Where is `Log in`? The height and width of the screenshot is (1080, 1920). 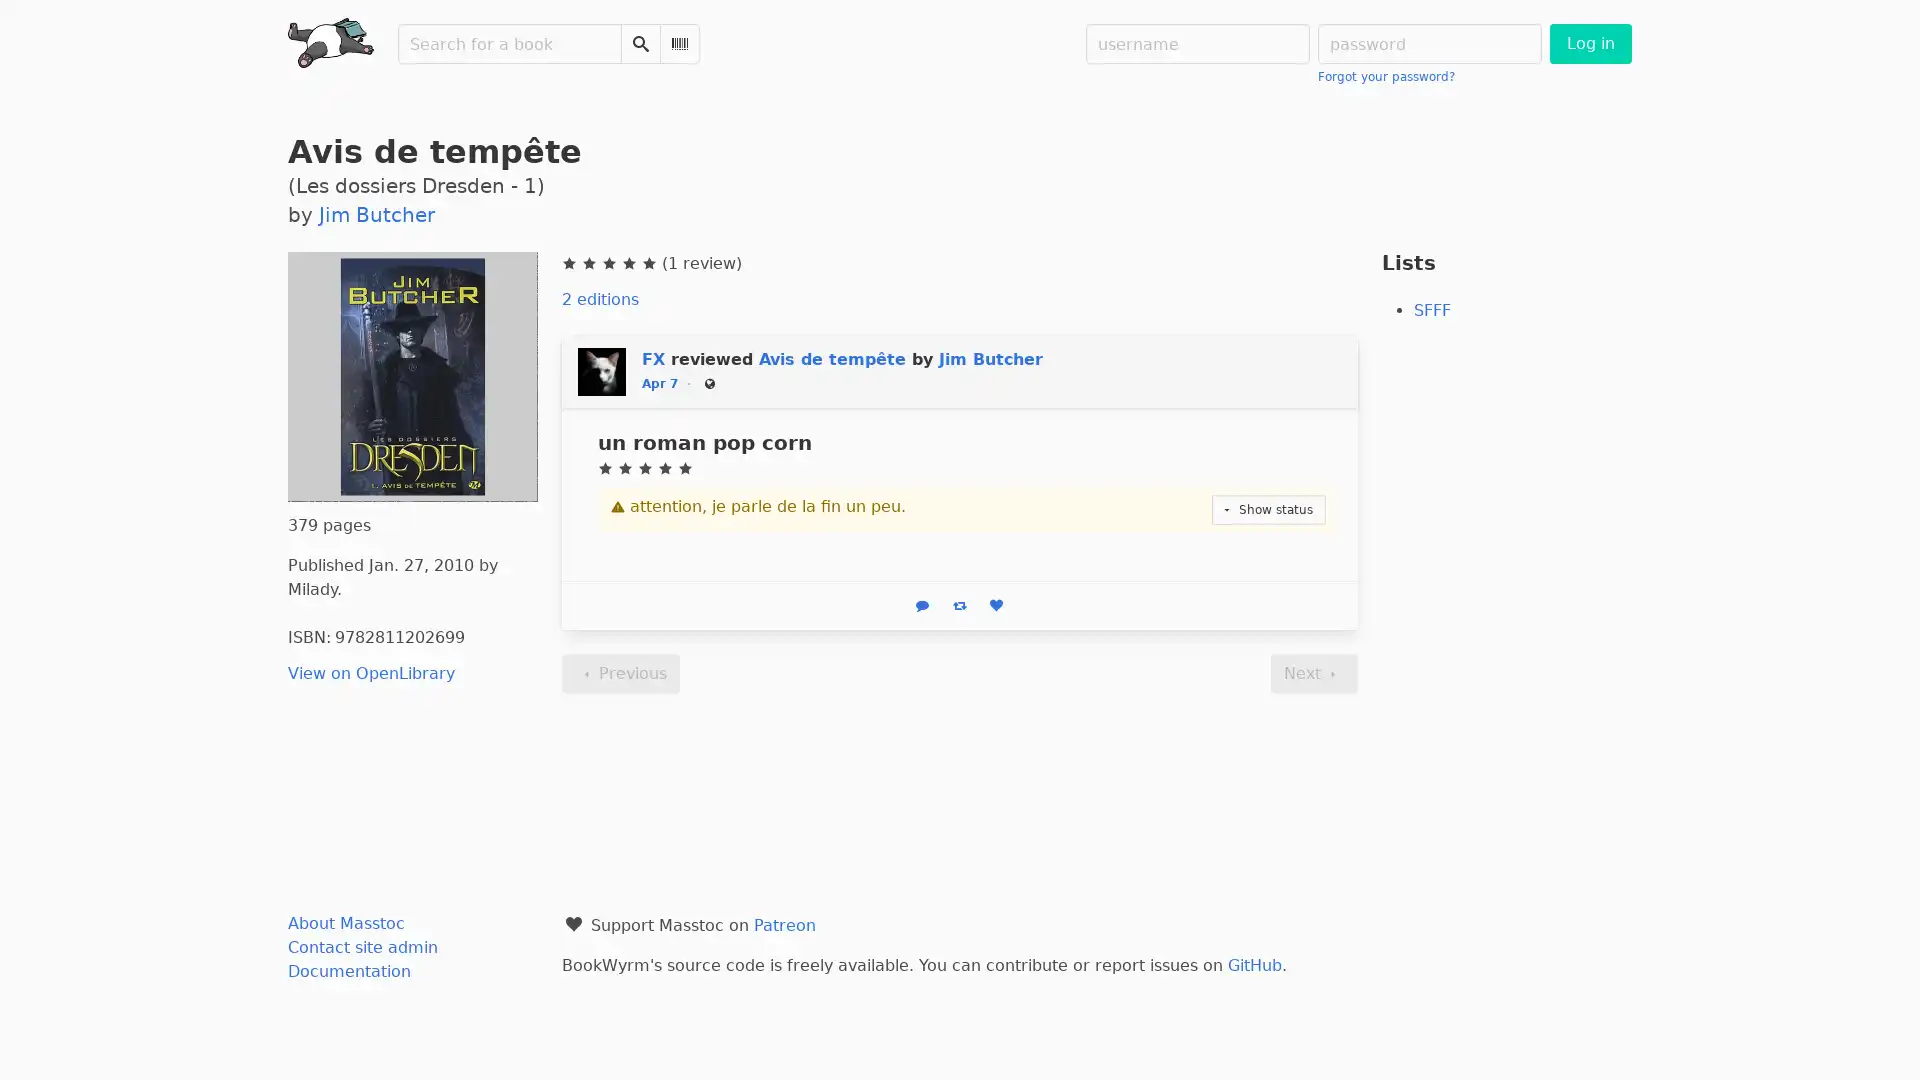 Log in is located at coordinates (1588, 43).